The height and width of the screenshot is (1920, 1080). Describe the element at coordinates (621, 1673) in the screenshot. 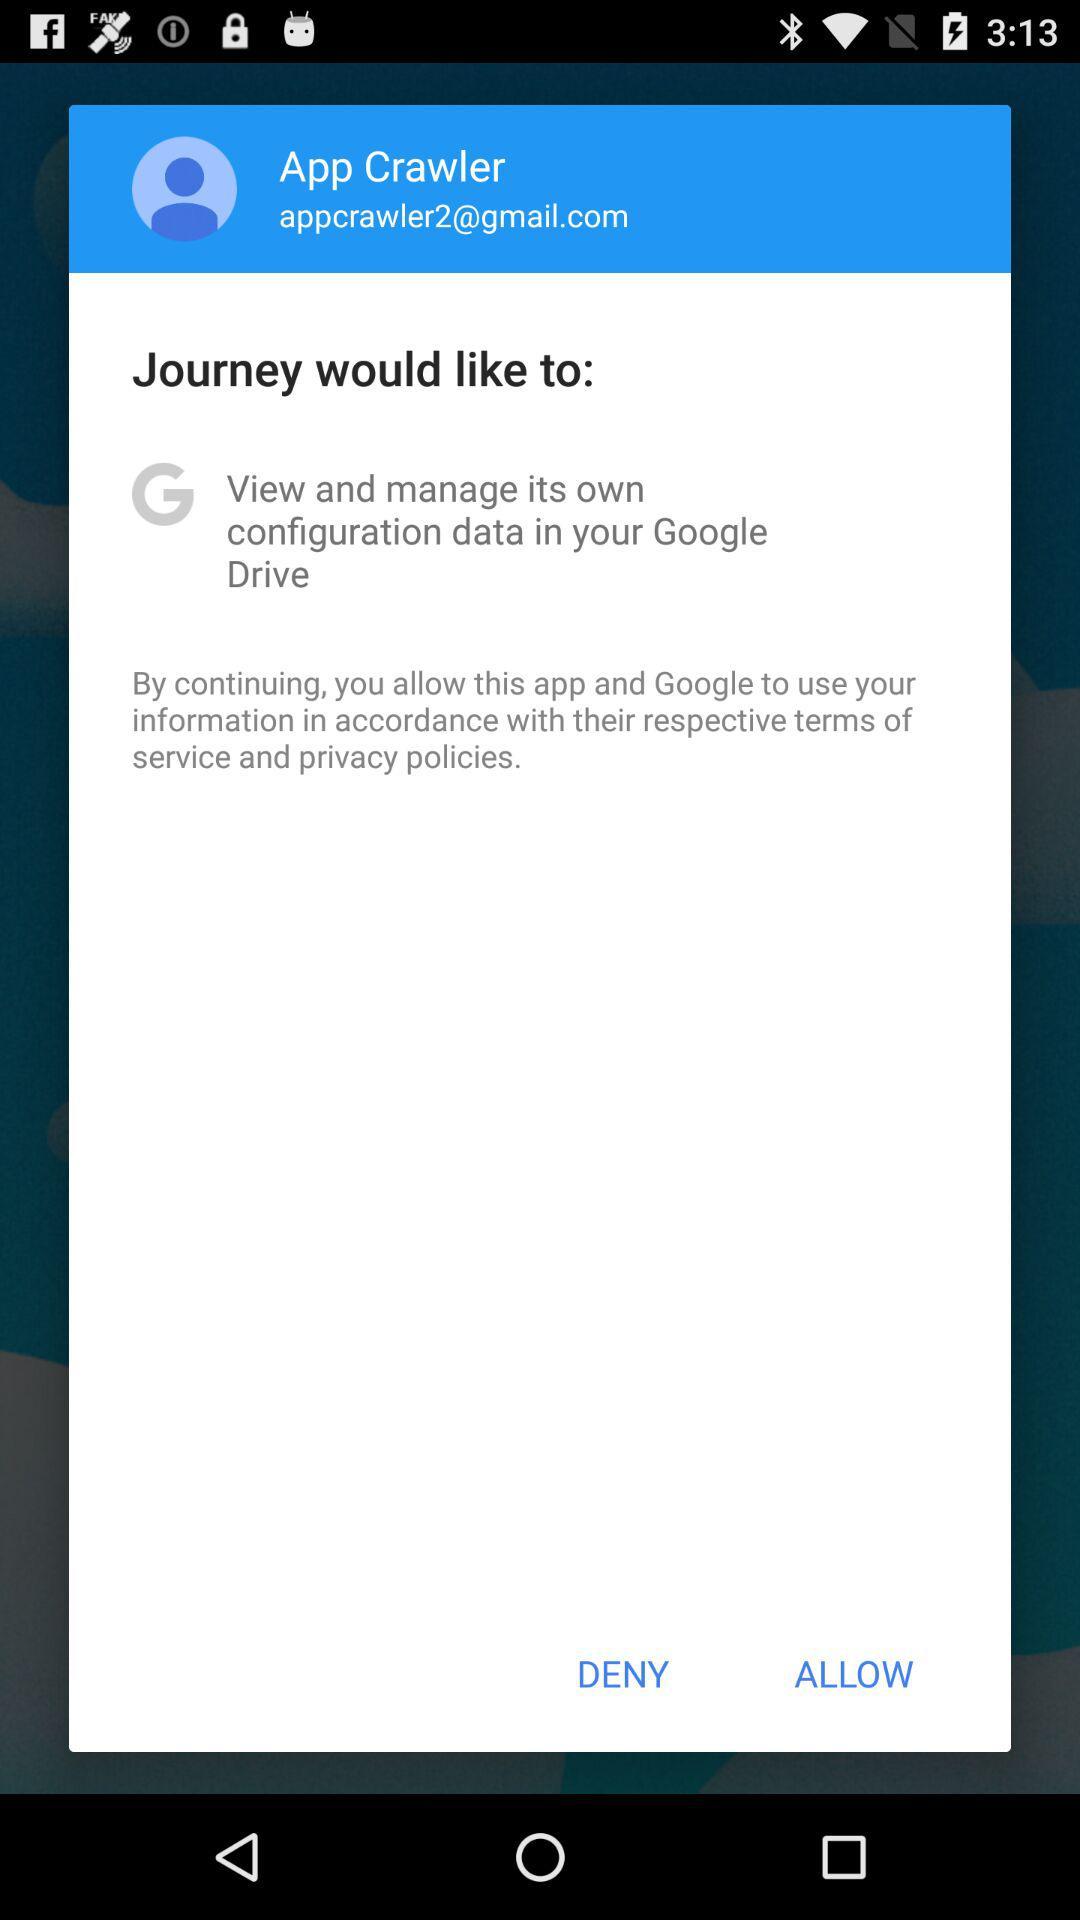

I see `the button to the left of allow item` at that location.